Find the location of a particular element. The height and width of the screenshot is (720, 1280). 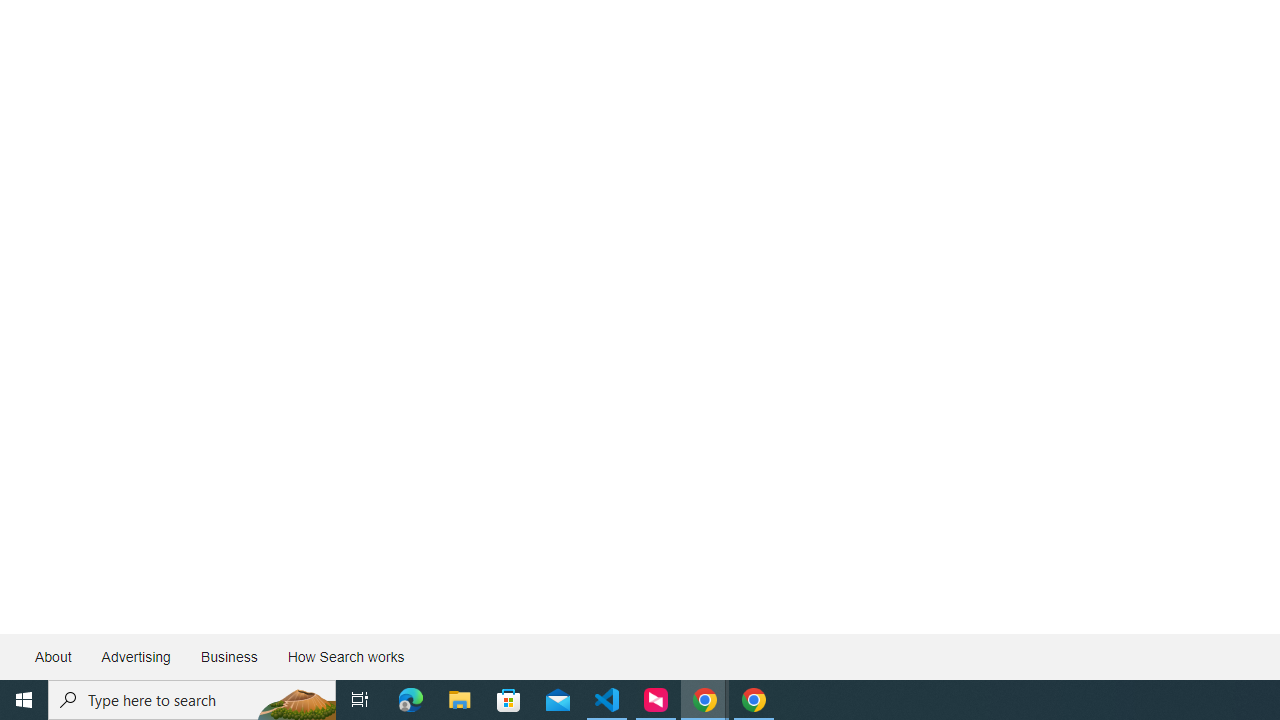

'Business' is located at coordinates (229, 657).